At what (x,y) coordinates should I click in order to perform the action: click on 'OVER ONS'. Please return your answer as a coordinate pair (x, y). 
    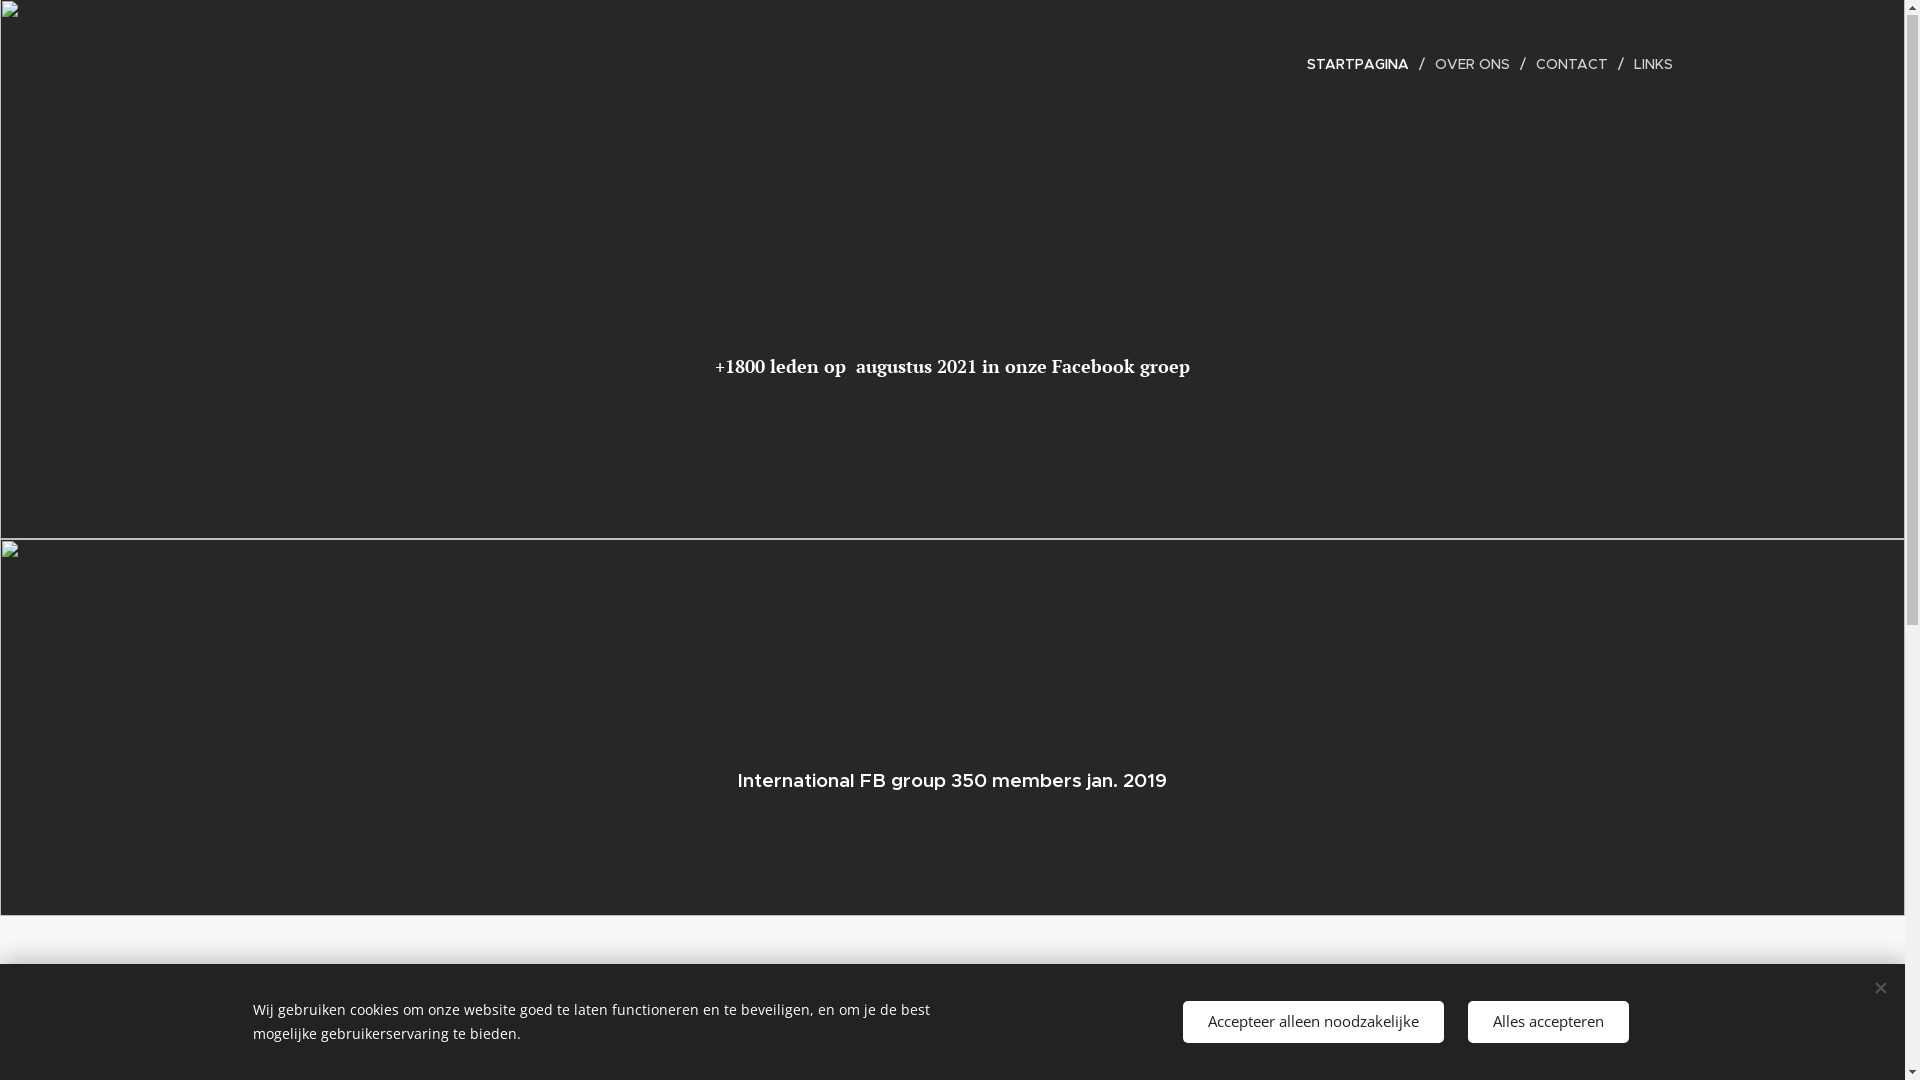
    Looking at the image, I should click on (1474, 64).